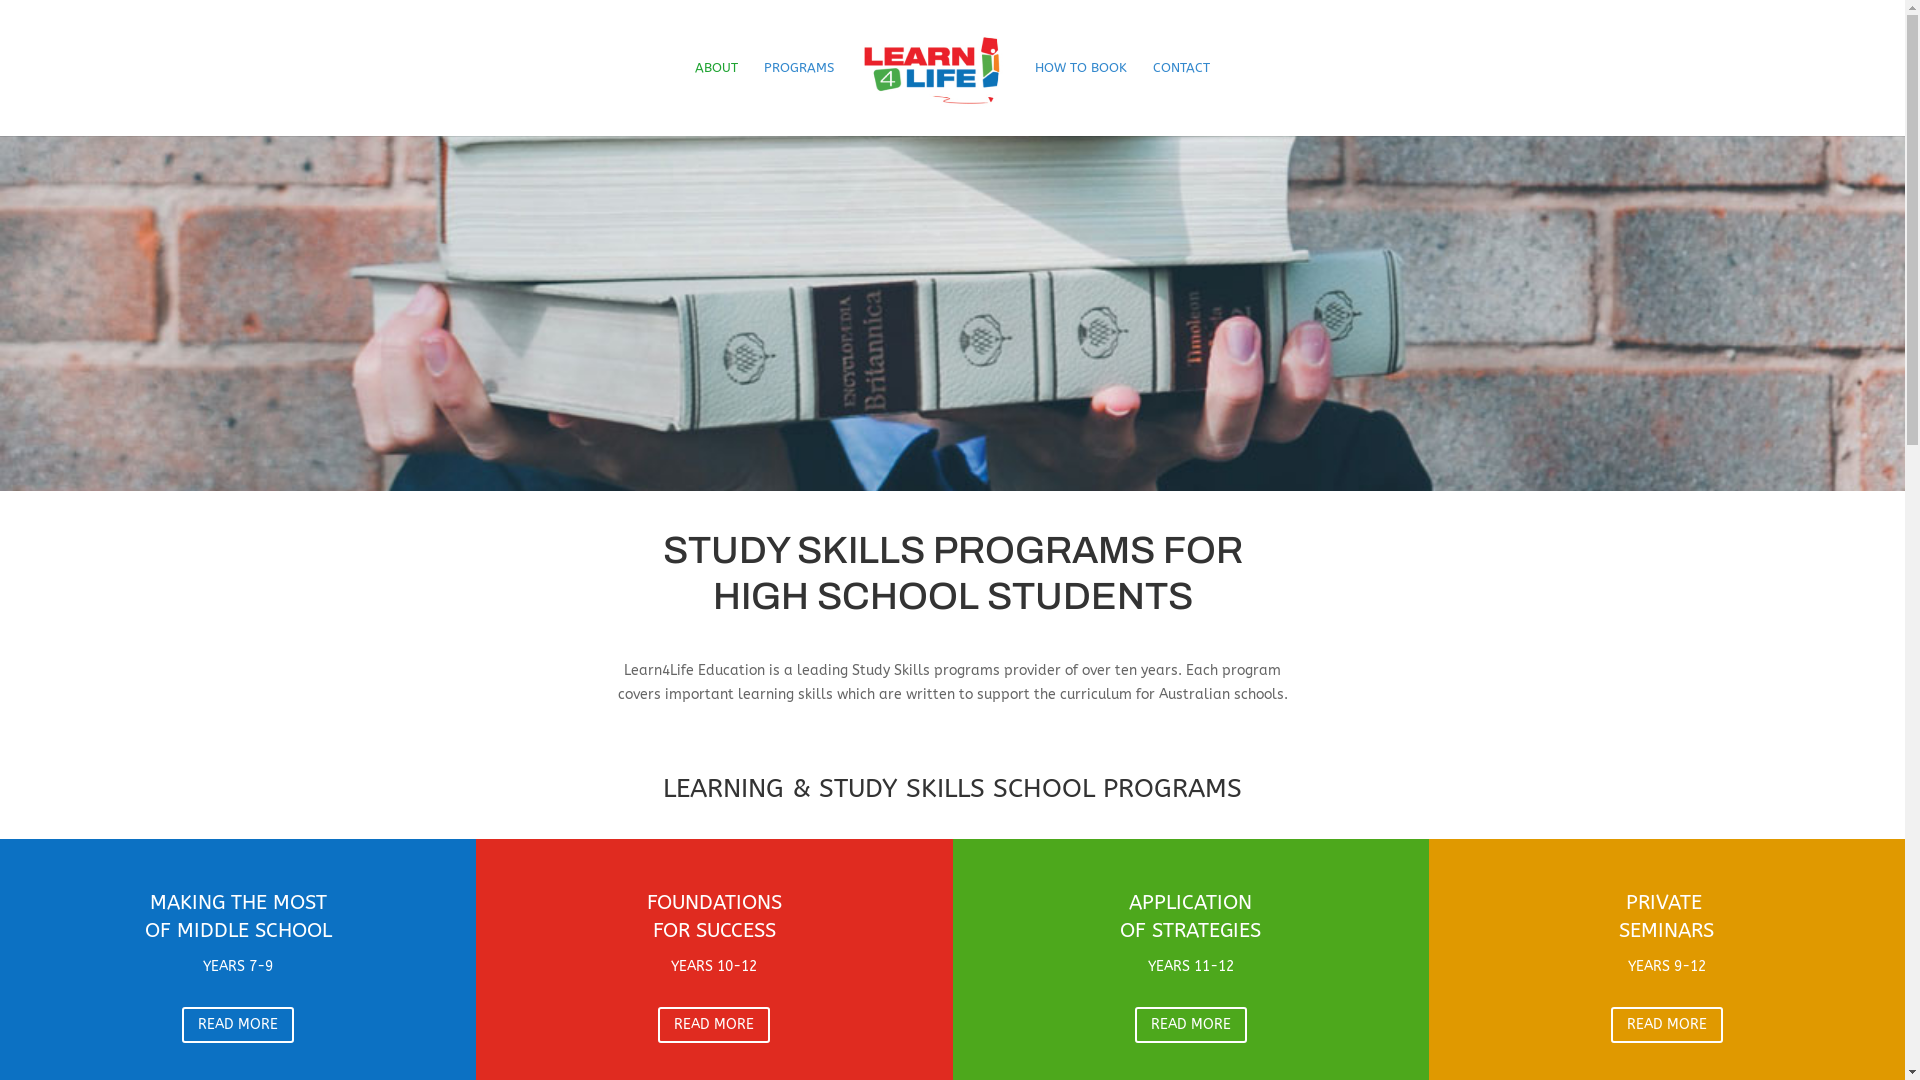 This screenshot has width=1920, height=1080. Describe the element at coordinates (182, 1025) in the screenshot. I see `'READ MORE'` at that location.